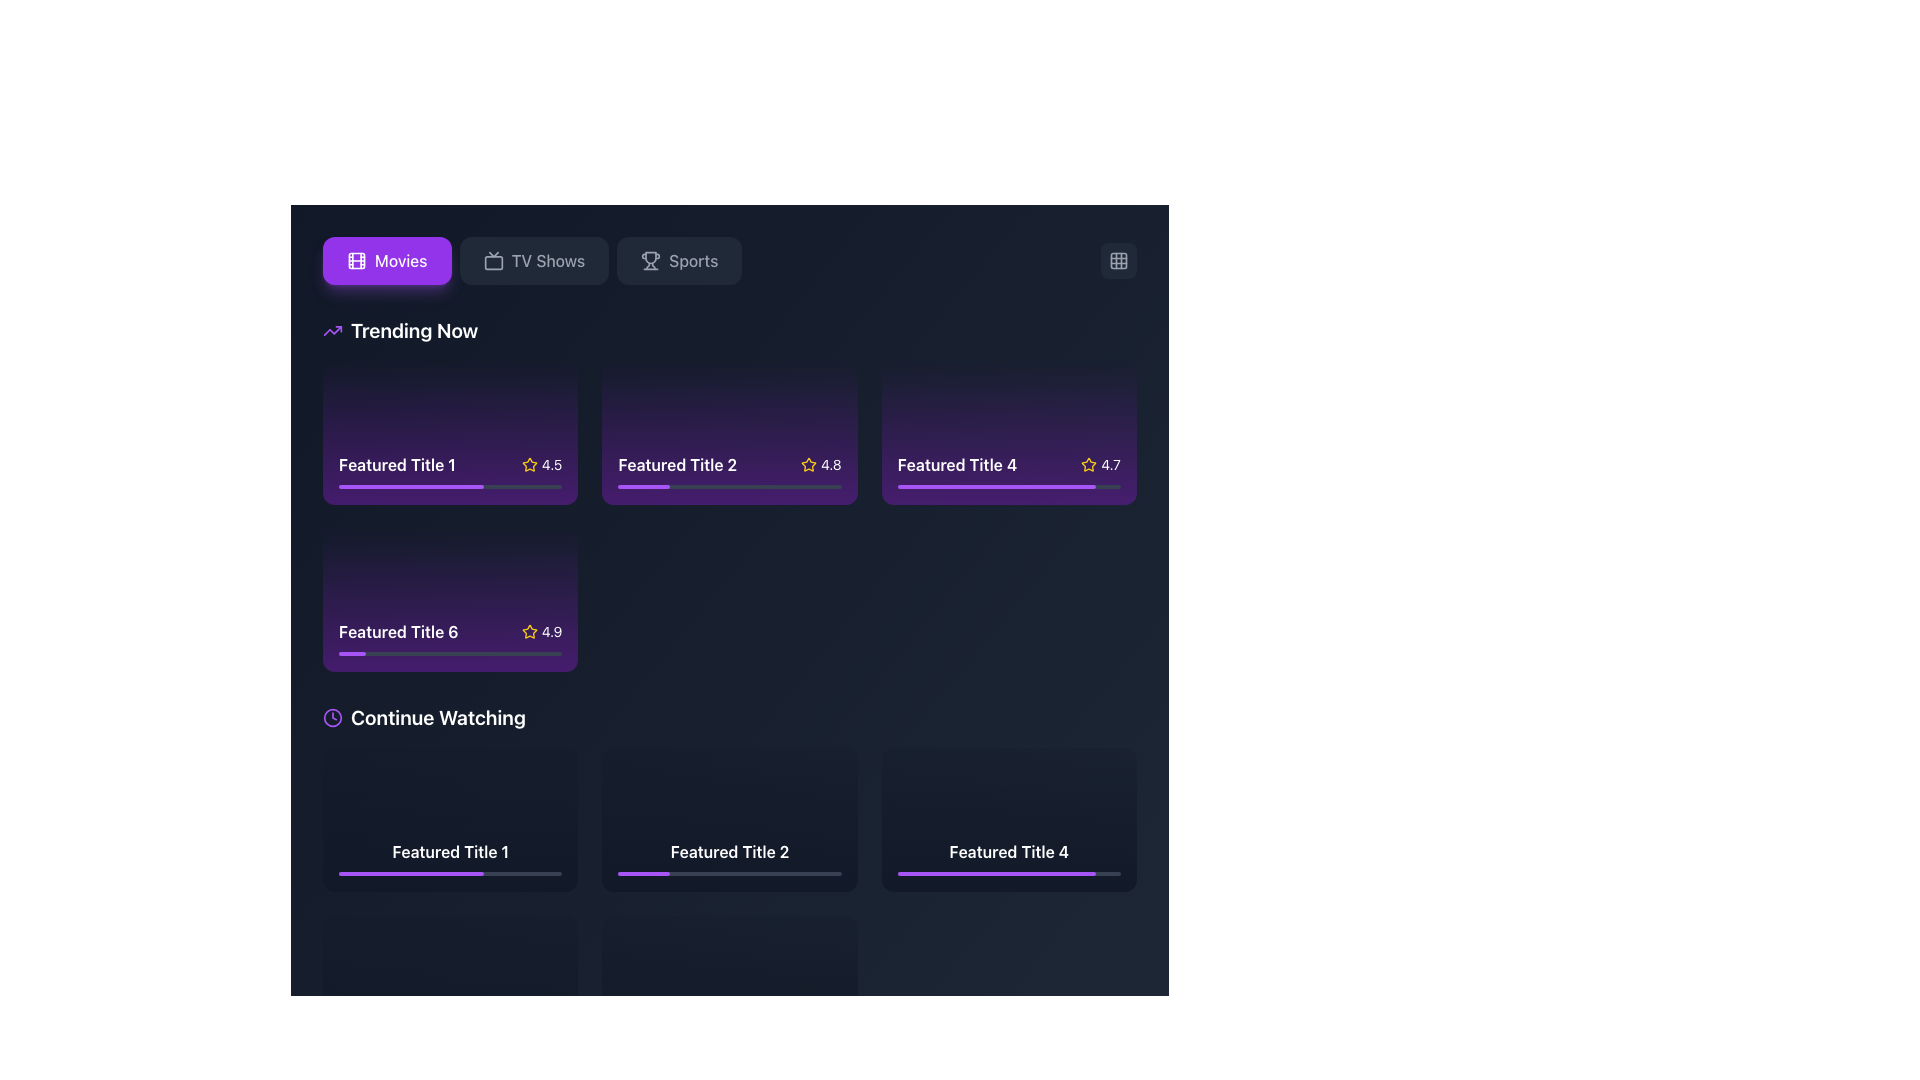  What do you see at coordinates (449, 872) in the screenshot?
I see `the progress bar located beneath the 'Featured Title 1' label in the 'Continue Watching' section, which has a dark background and a purple filled section occupying approximately 65% of the bar` at bounding box center [449, 872].